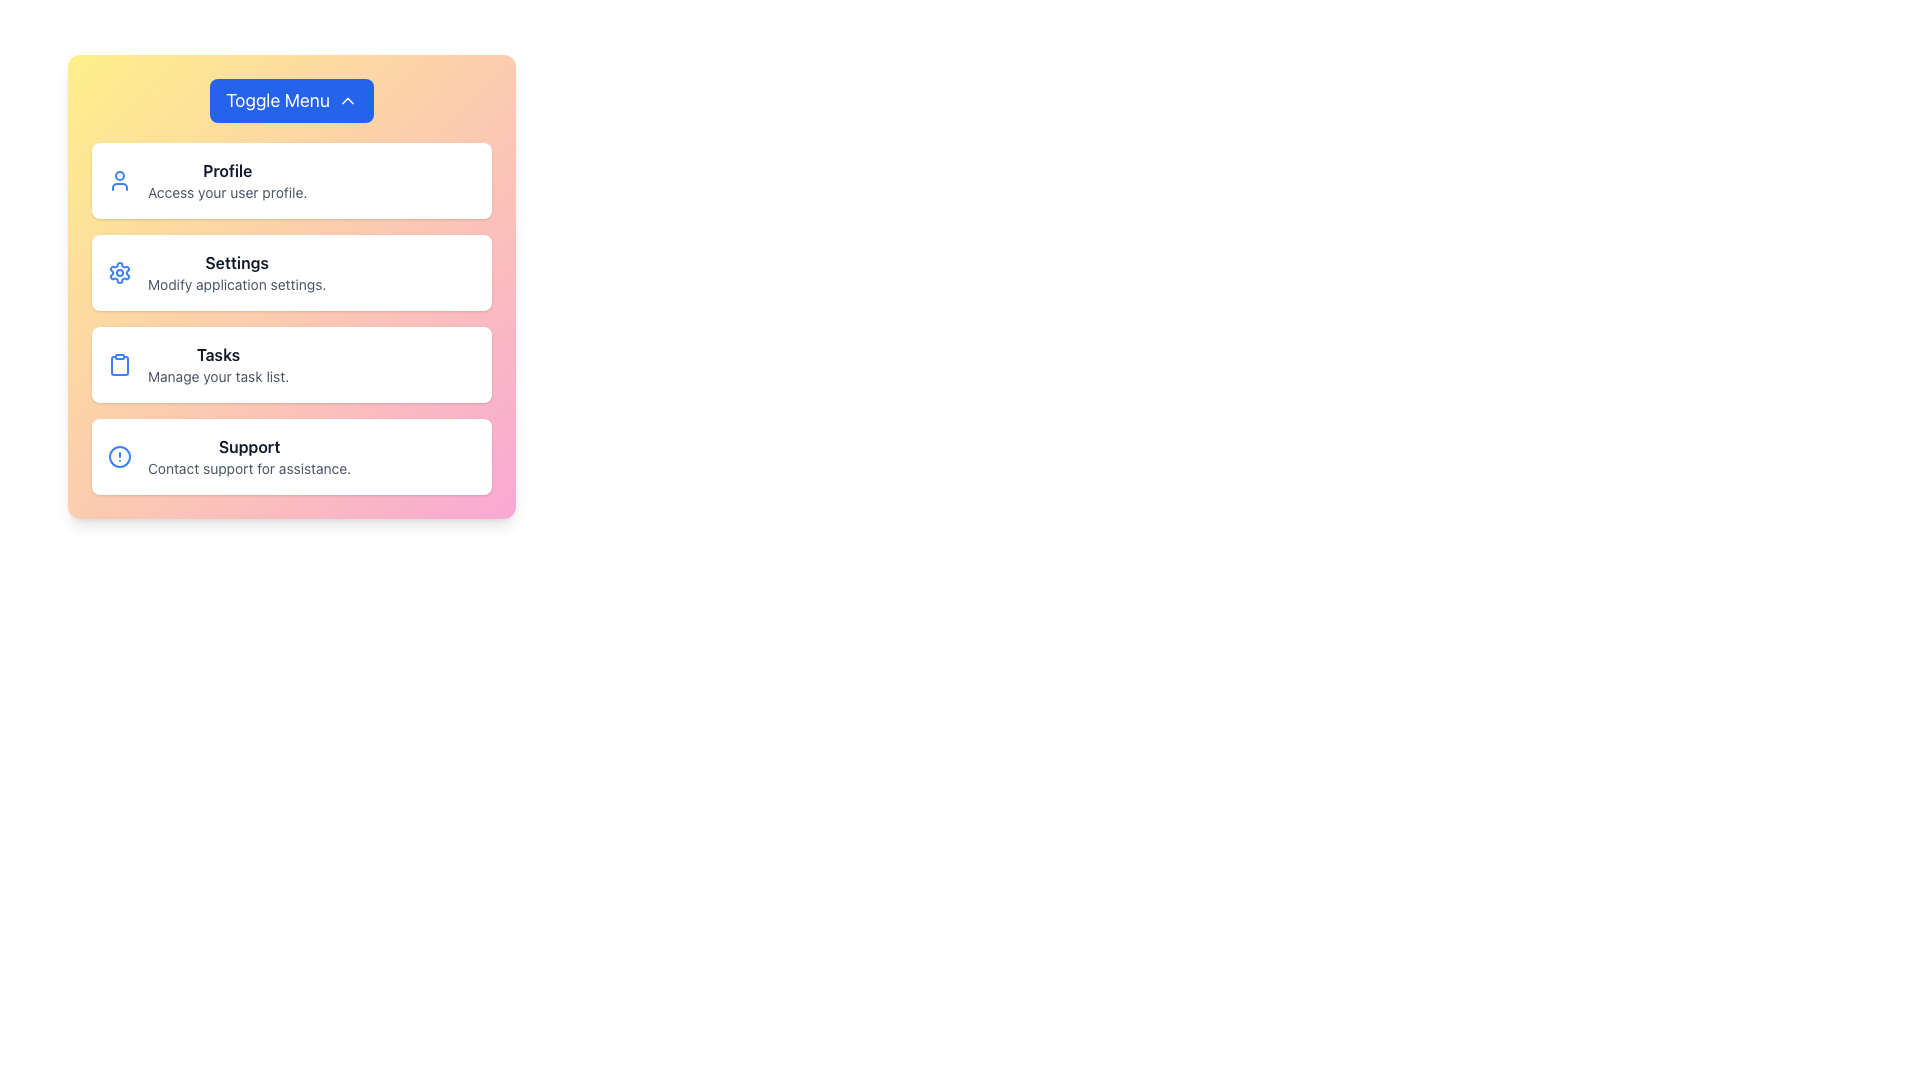  Describe the element at coordinates (218, 365) in the screenshot. I see `the information presented by the 'Tasks' label, which includes the title and subtitle text in the center of the menu items` at that location.